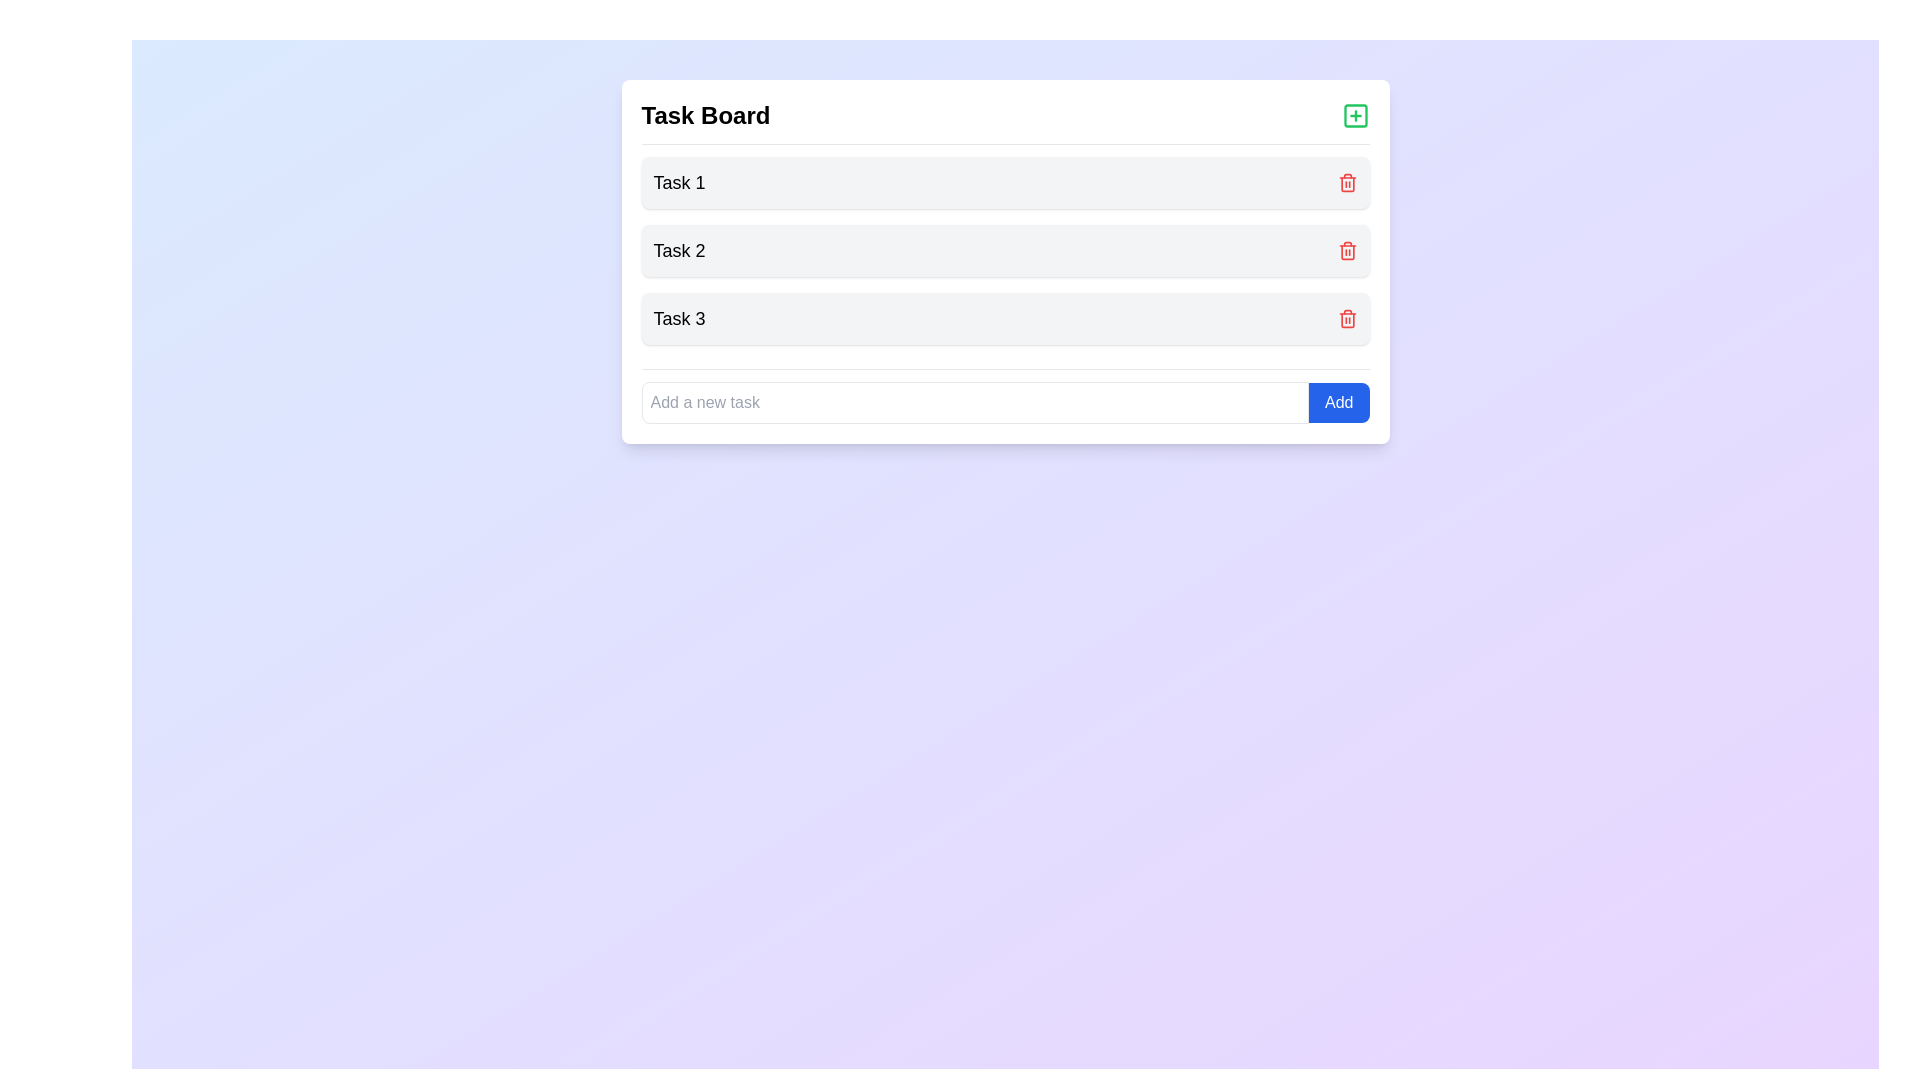 The image size is (1920, 1080). Describe the element at coordinates (1355, 115) in the screenshot. I see `the plus sign icon button located in the top-right corner of the 'Task Board' panel` at that location.